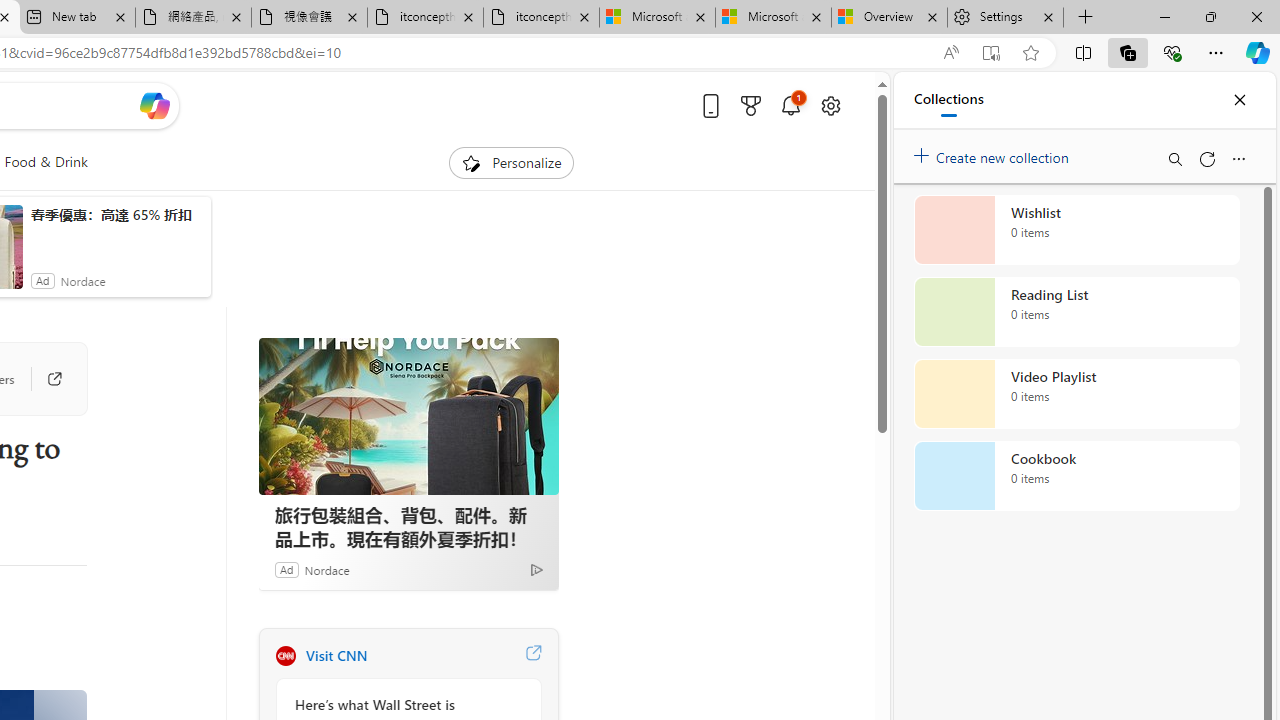  Describe the element at coordinates (46, 162) in the screenshot. I see `'Food & Drink'` at that location.